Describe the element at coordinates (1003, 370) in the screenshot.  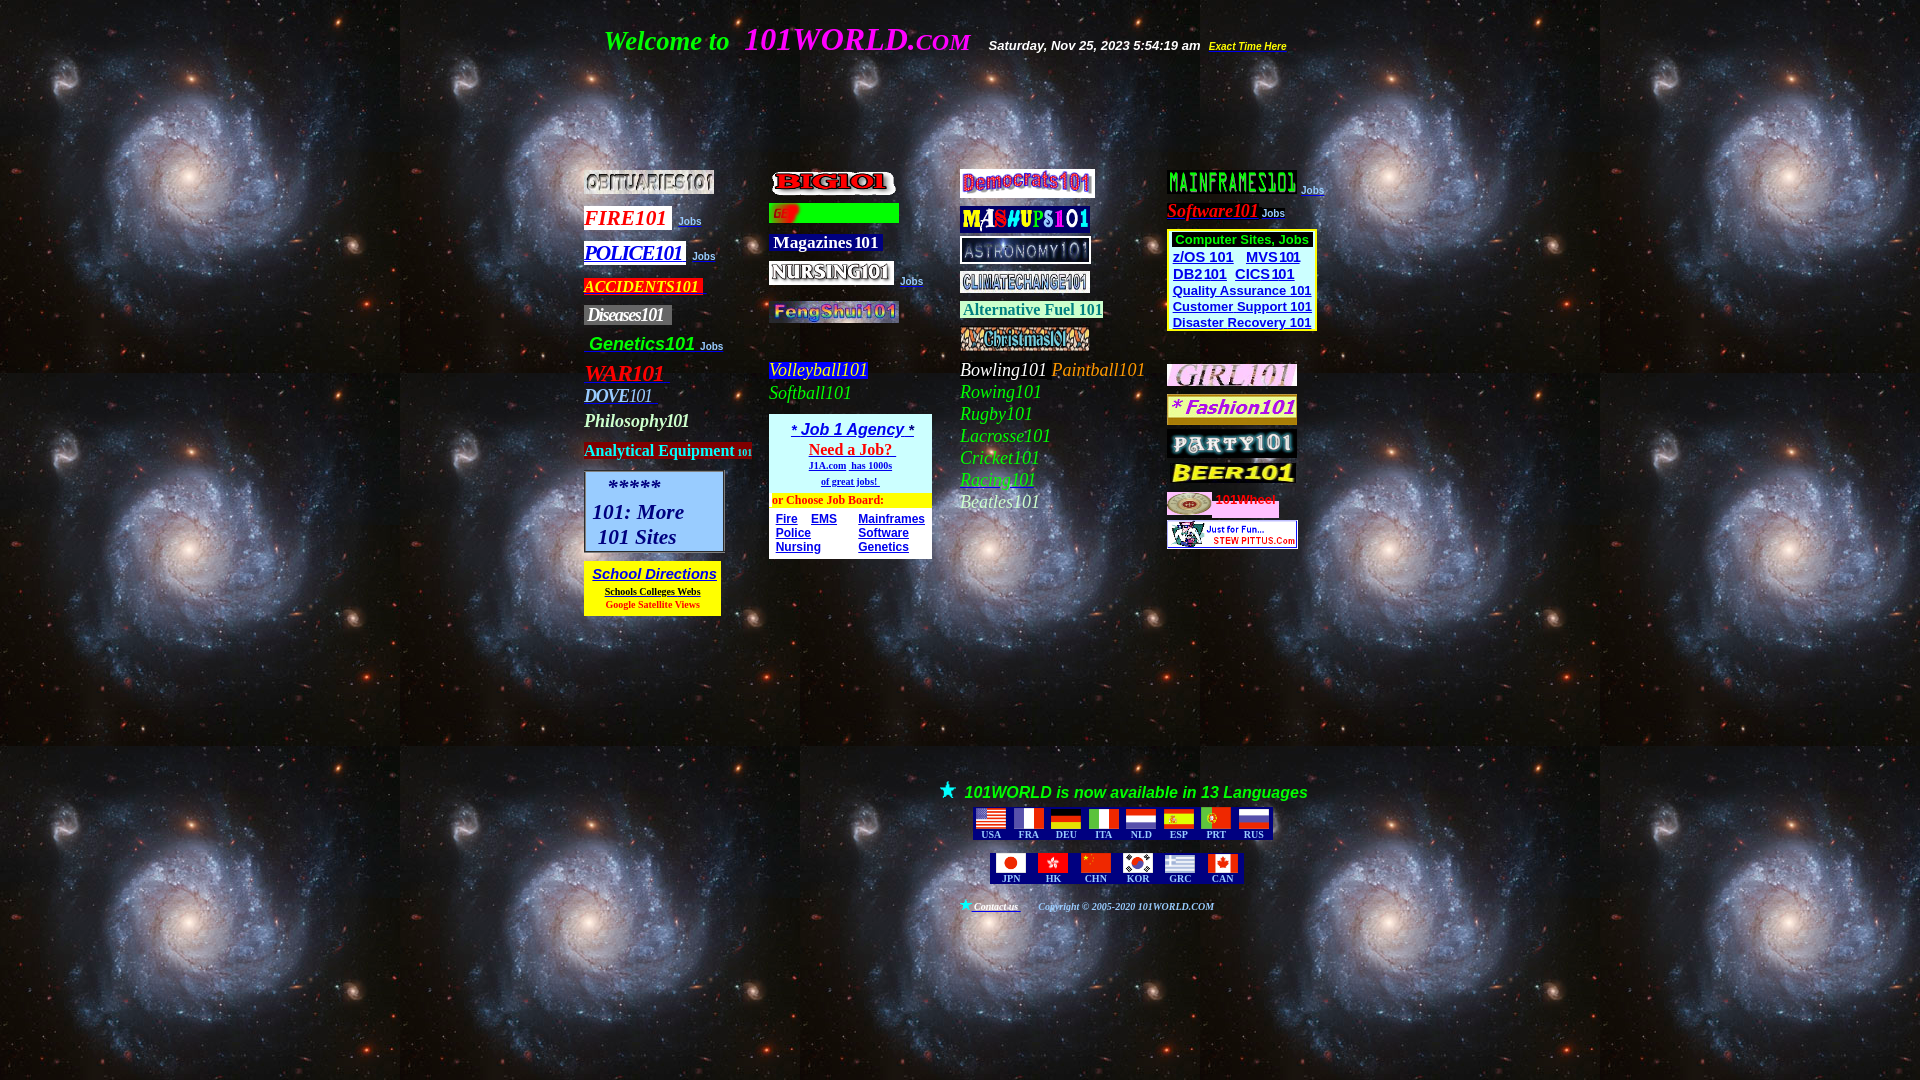
I see `'Bowling101'` at that location.